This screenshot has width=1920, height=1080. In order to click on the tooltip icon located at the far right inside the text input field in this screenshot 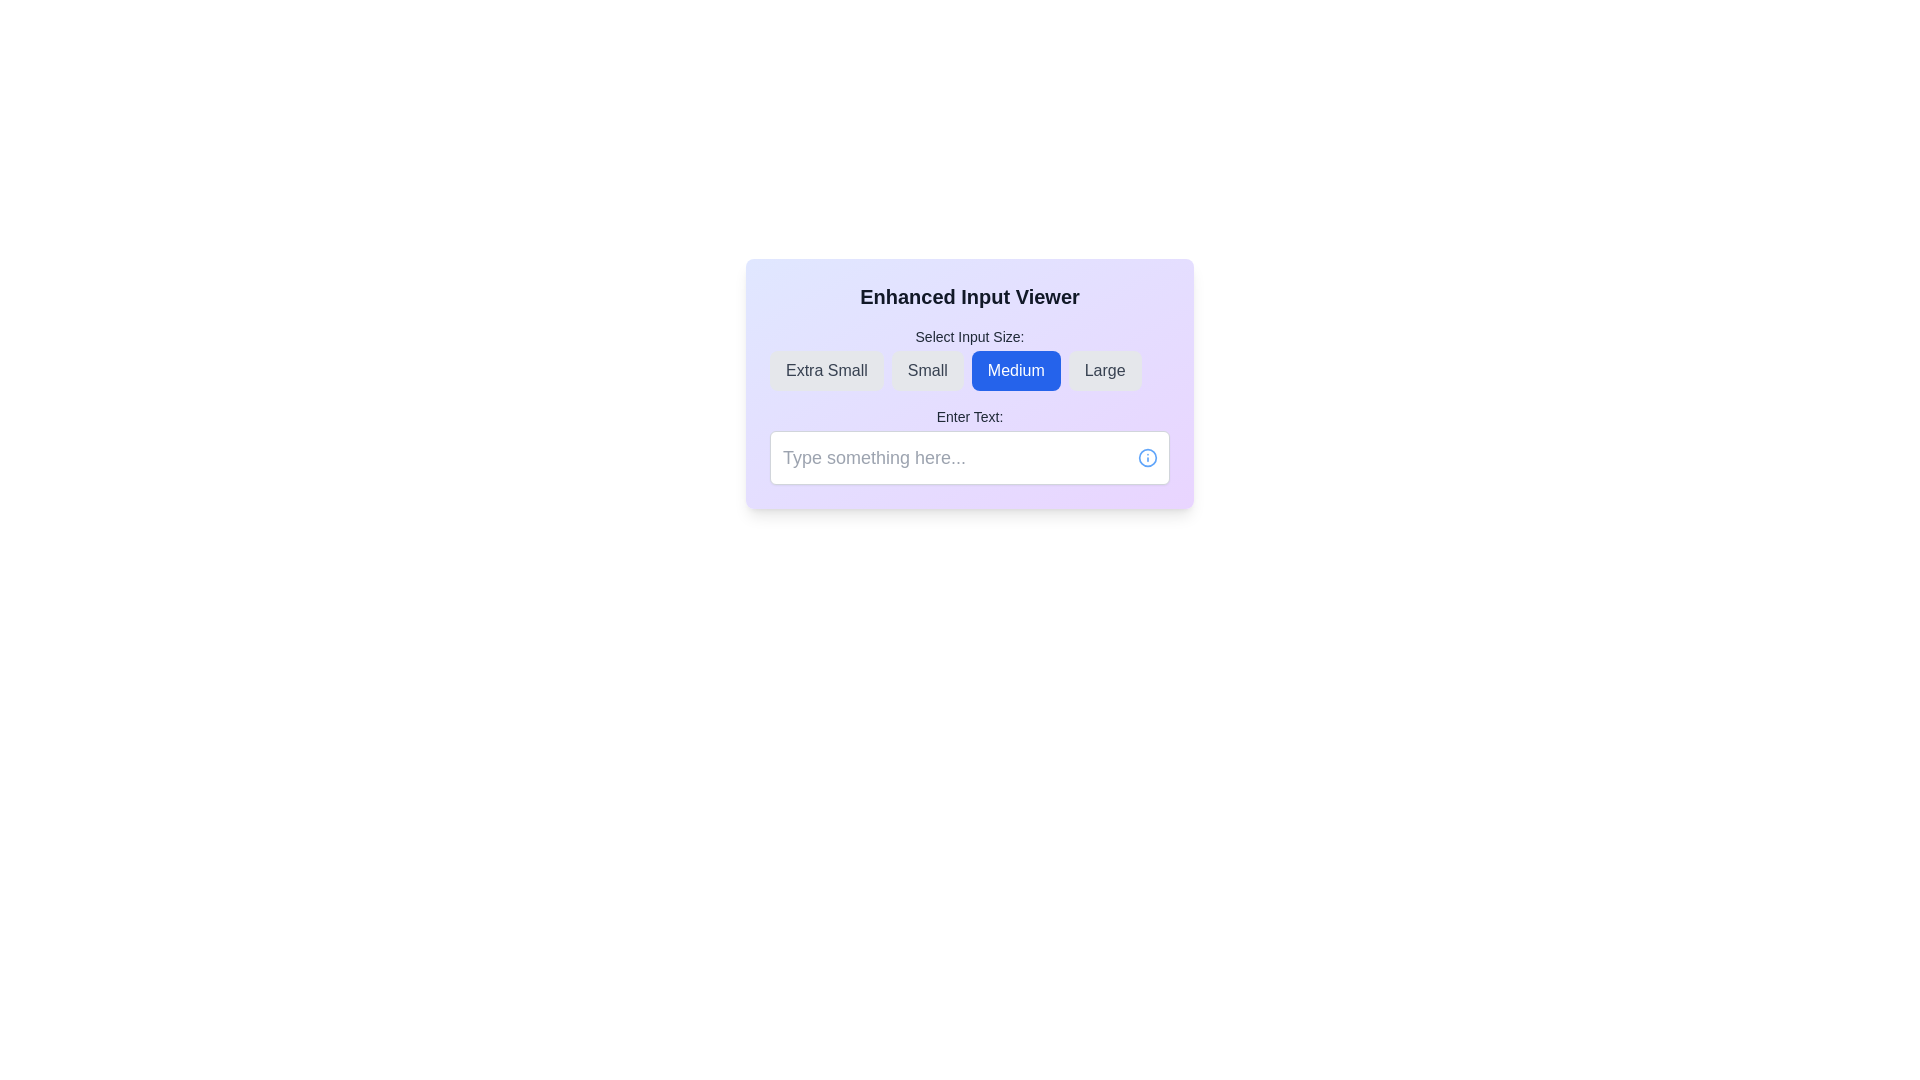, I will do `click(1147, 458)`.